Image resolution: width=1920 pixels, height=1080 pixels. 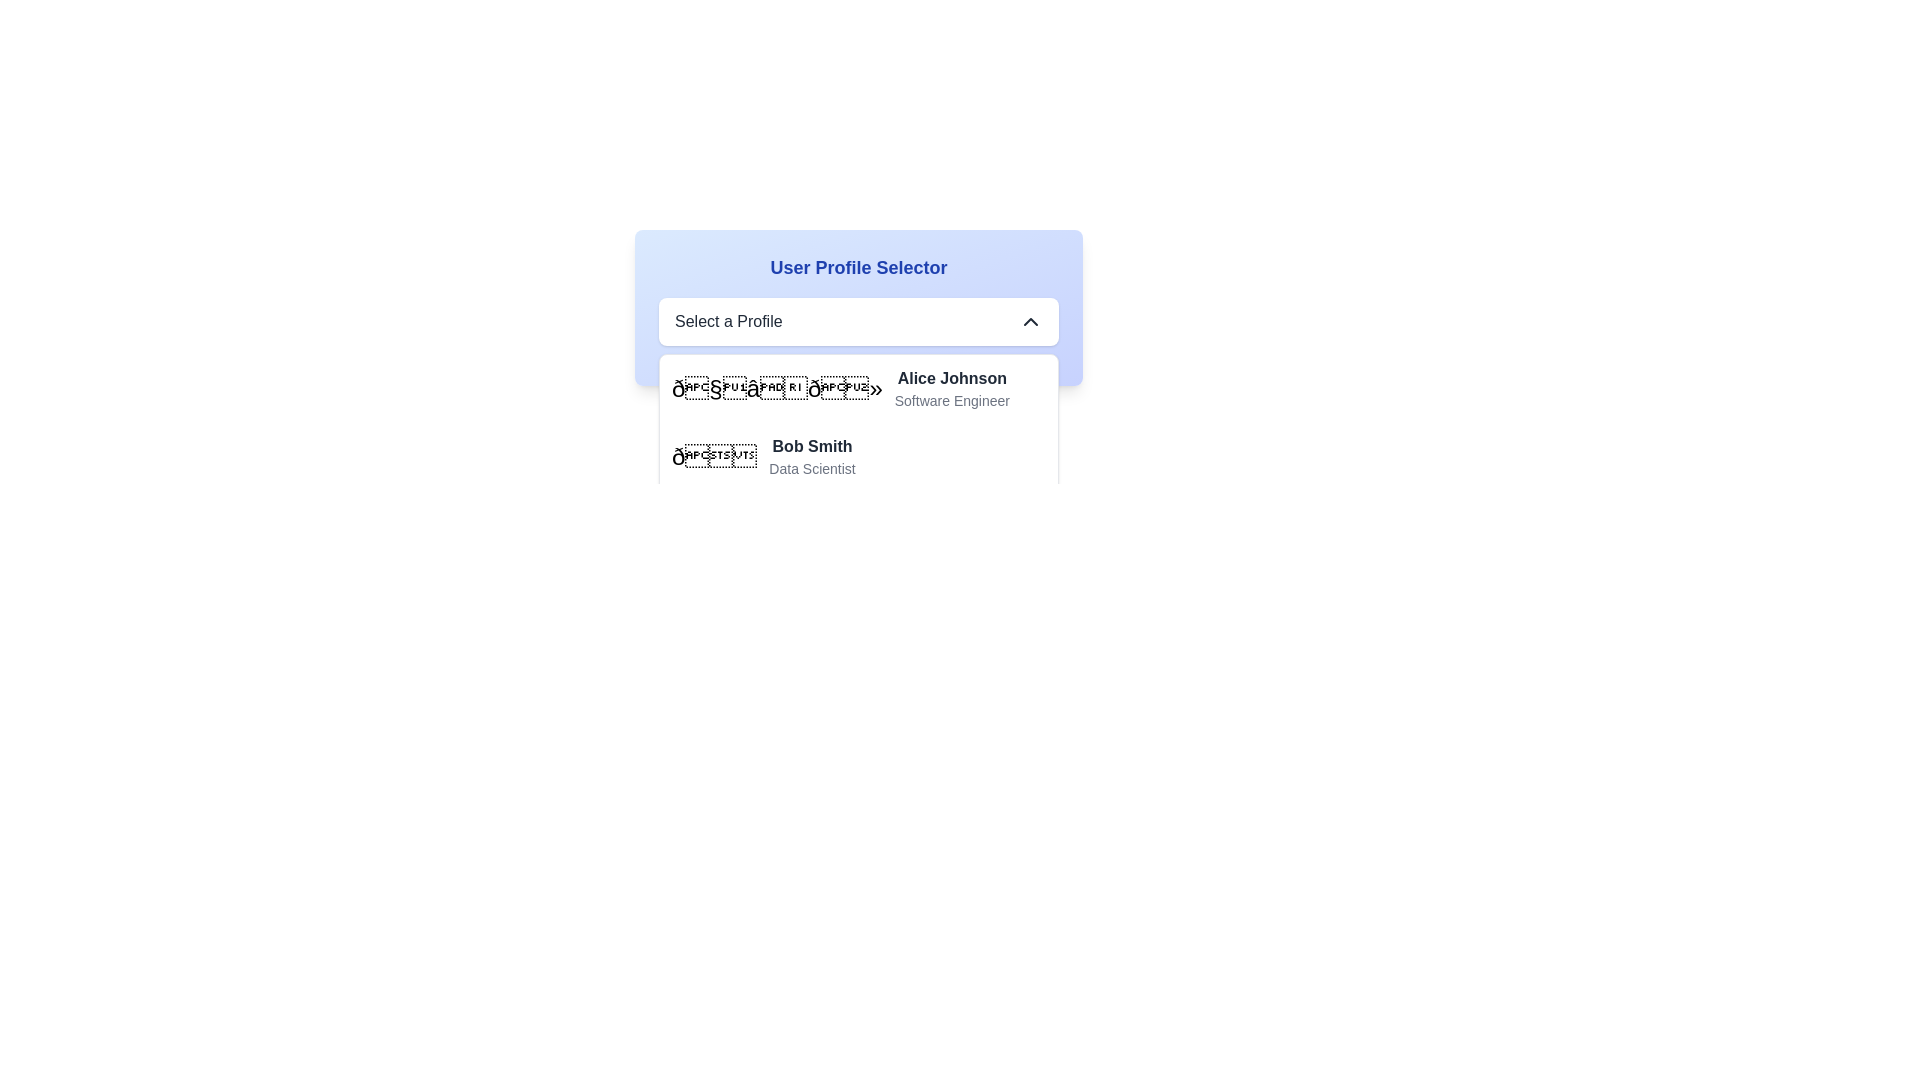 What do you see at coordinates (951, 378) in the screenshot?
I see `the label displaying 'Alice Johnson', which is in bold dark gray font on a white background, positioned above the job title 'Software Engineer' in the 'User Profile Selector' section` at bounding box center [951, 378].